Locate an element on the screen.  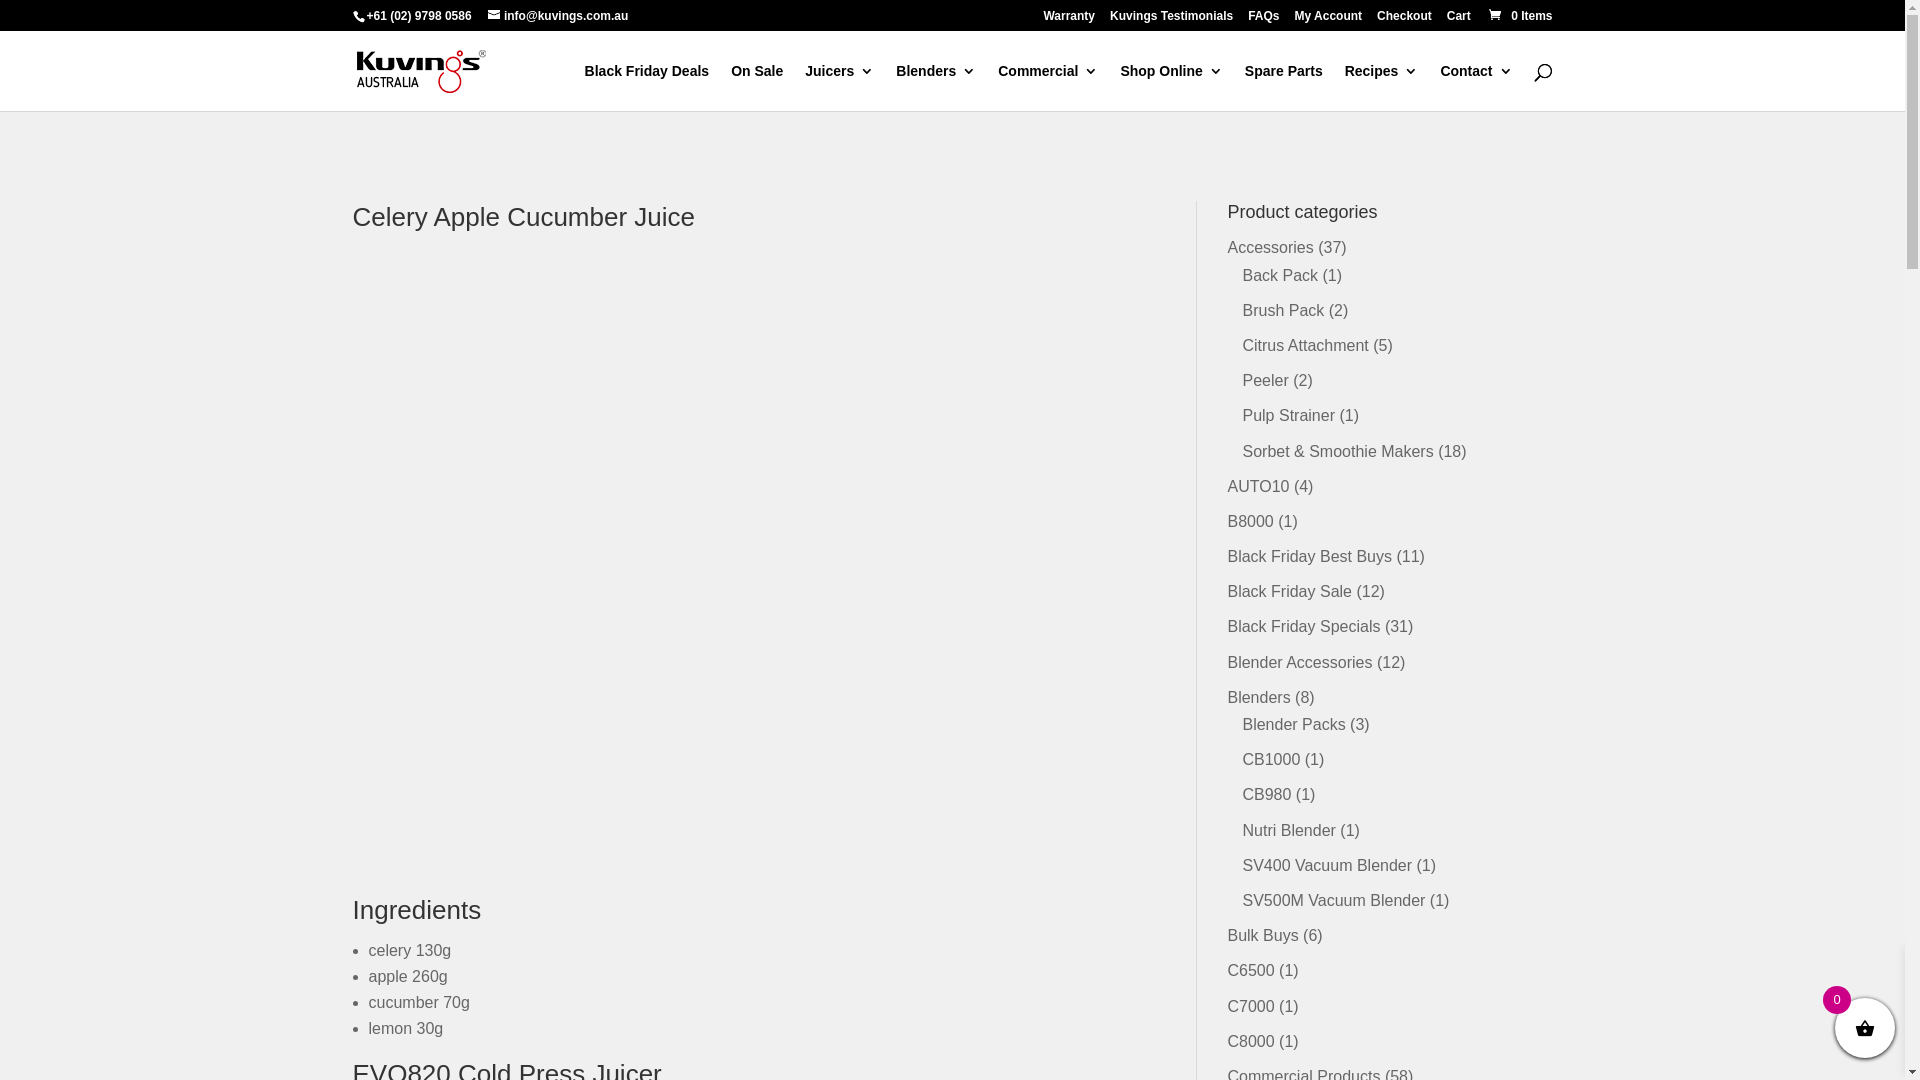
'Blender Packs' is located at coordinates (1293, 724).